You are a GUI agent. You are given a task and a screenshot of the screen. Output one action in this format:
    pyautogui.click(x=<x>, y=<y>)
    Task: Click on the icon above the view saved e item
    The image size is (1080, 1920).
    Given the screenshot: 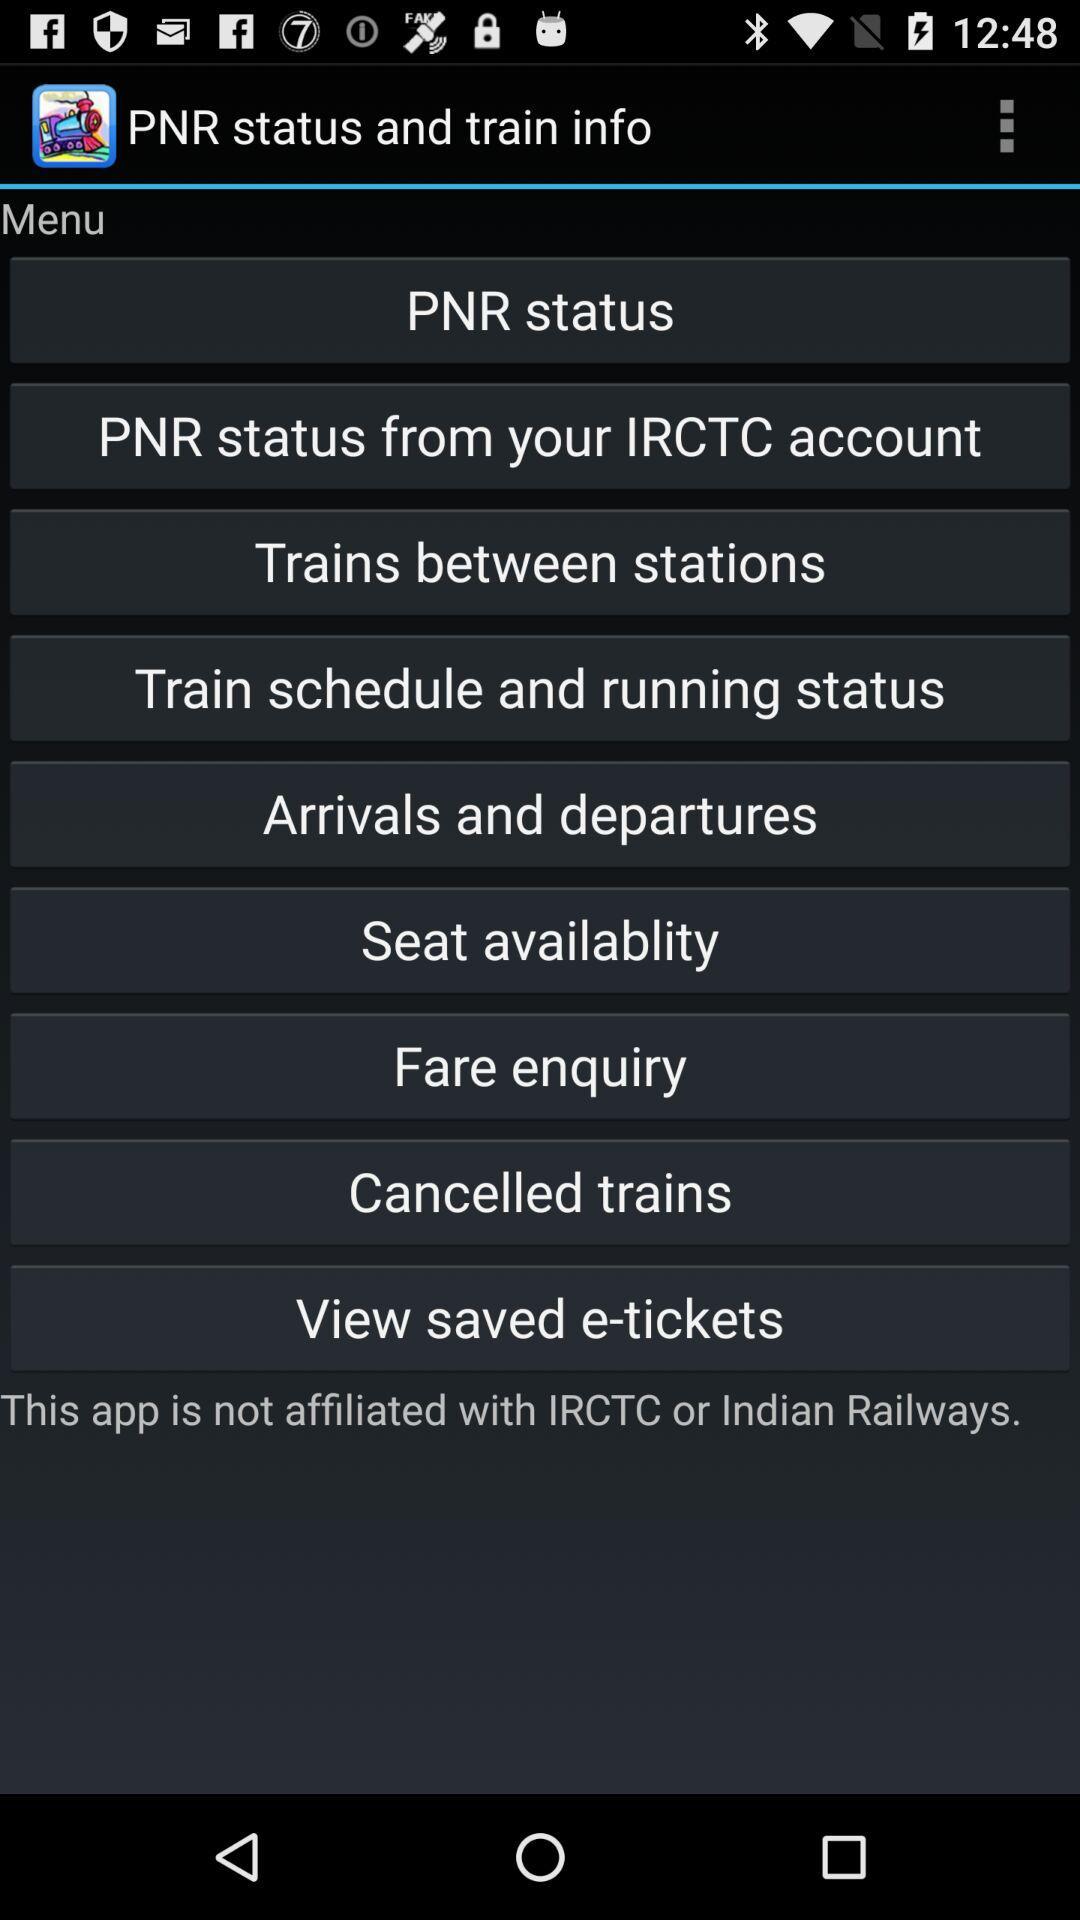 What is the action you would take?
    pyautogui.click(x=540, y=1190)
    